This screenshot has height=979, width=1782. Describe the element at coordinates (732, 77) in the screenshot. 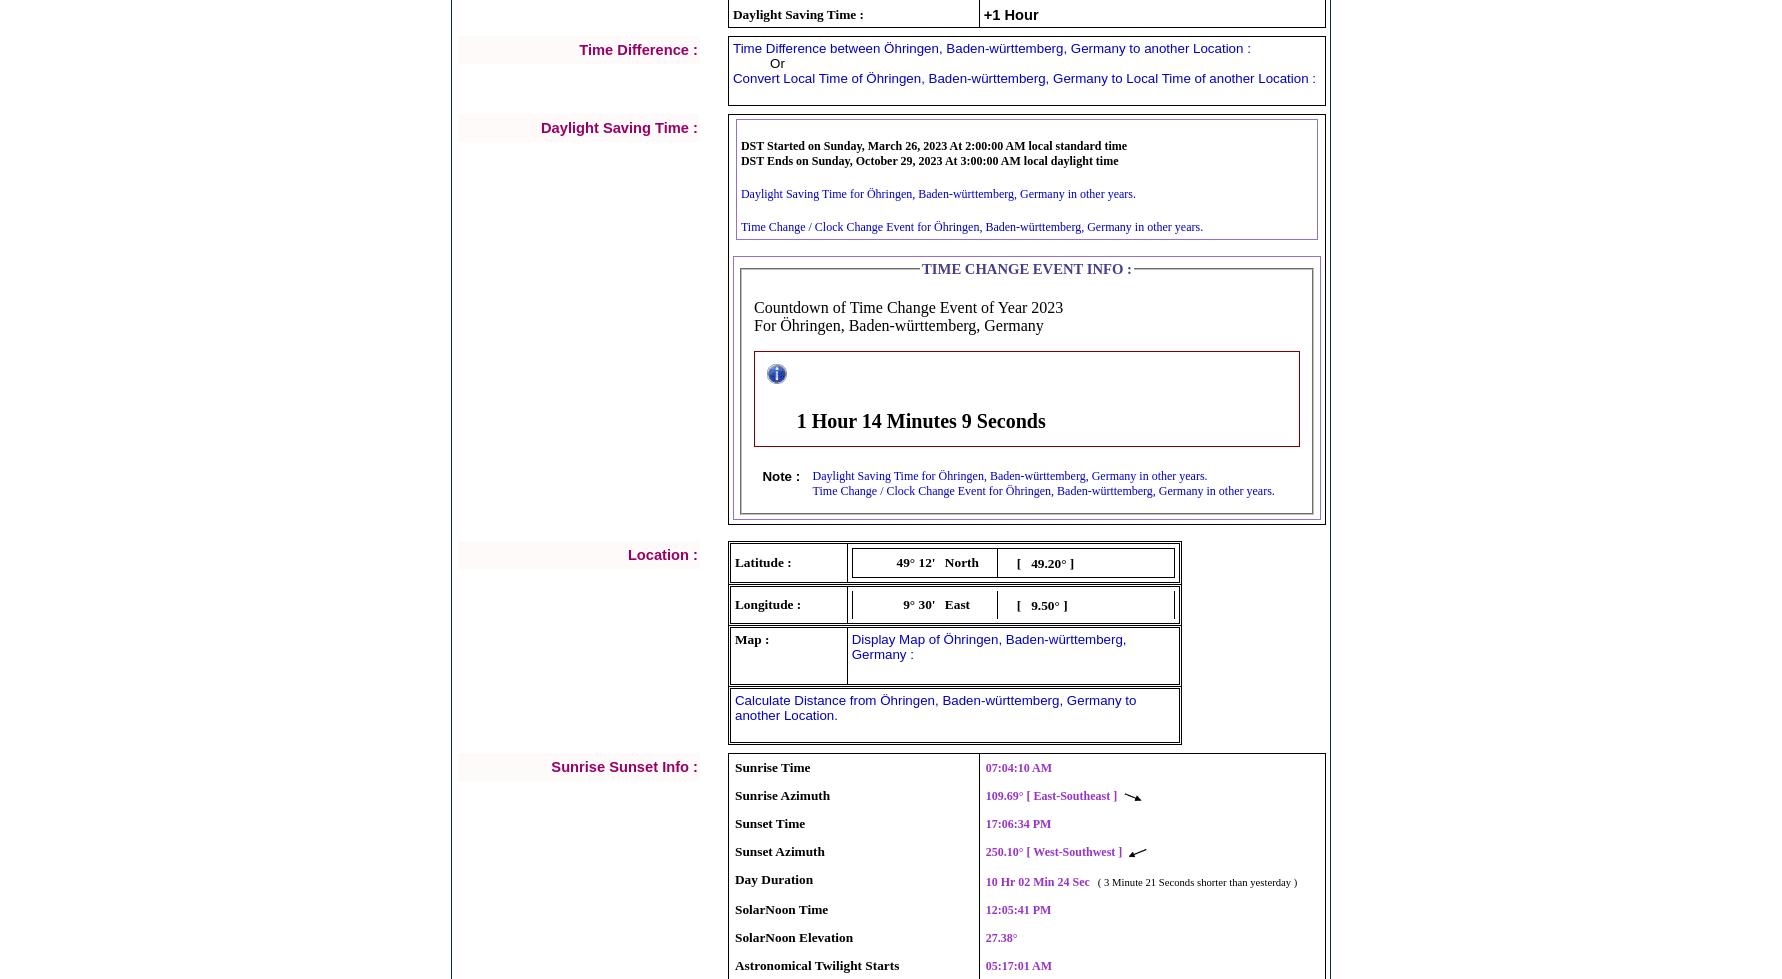

I see `'Convert Local Time of Öhringen, Baden-württemberg, Germany to Local Time of another Location :'` at that location.